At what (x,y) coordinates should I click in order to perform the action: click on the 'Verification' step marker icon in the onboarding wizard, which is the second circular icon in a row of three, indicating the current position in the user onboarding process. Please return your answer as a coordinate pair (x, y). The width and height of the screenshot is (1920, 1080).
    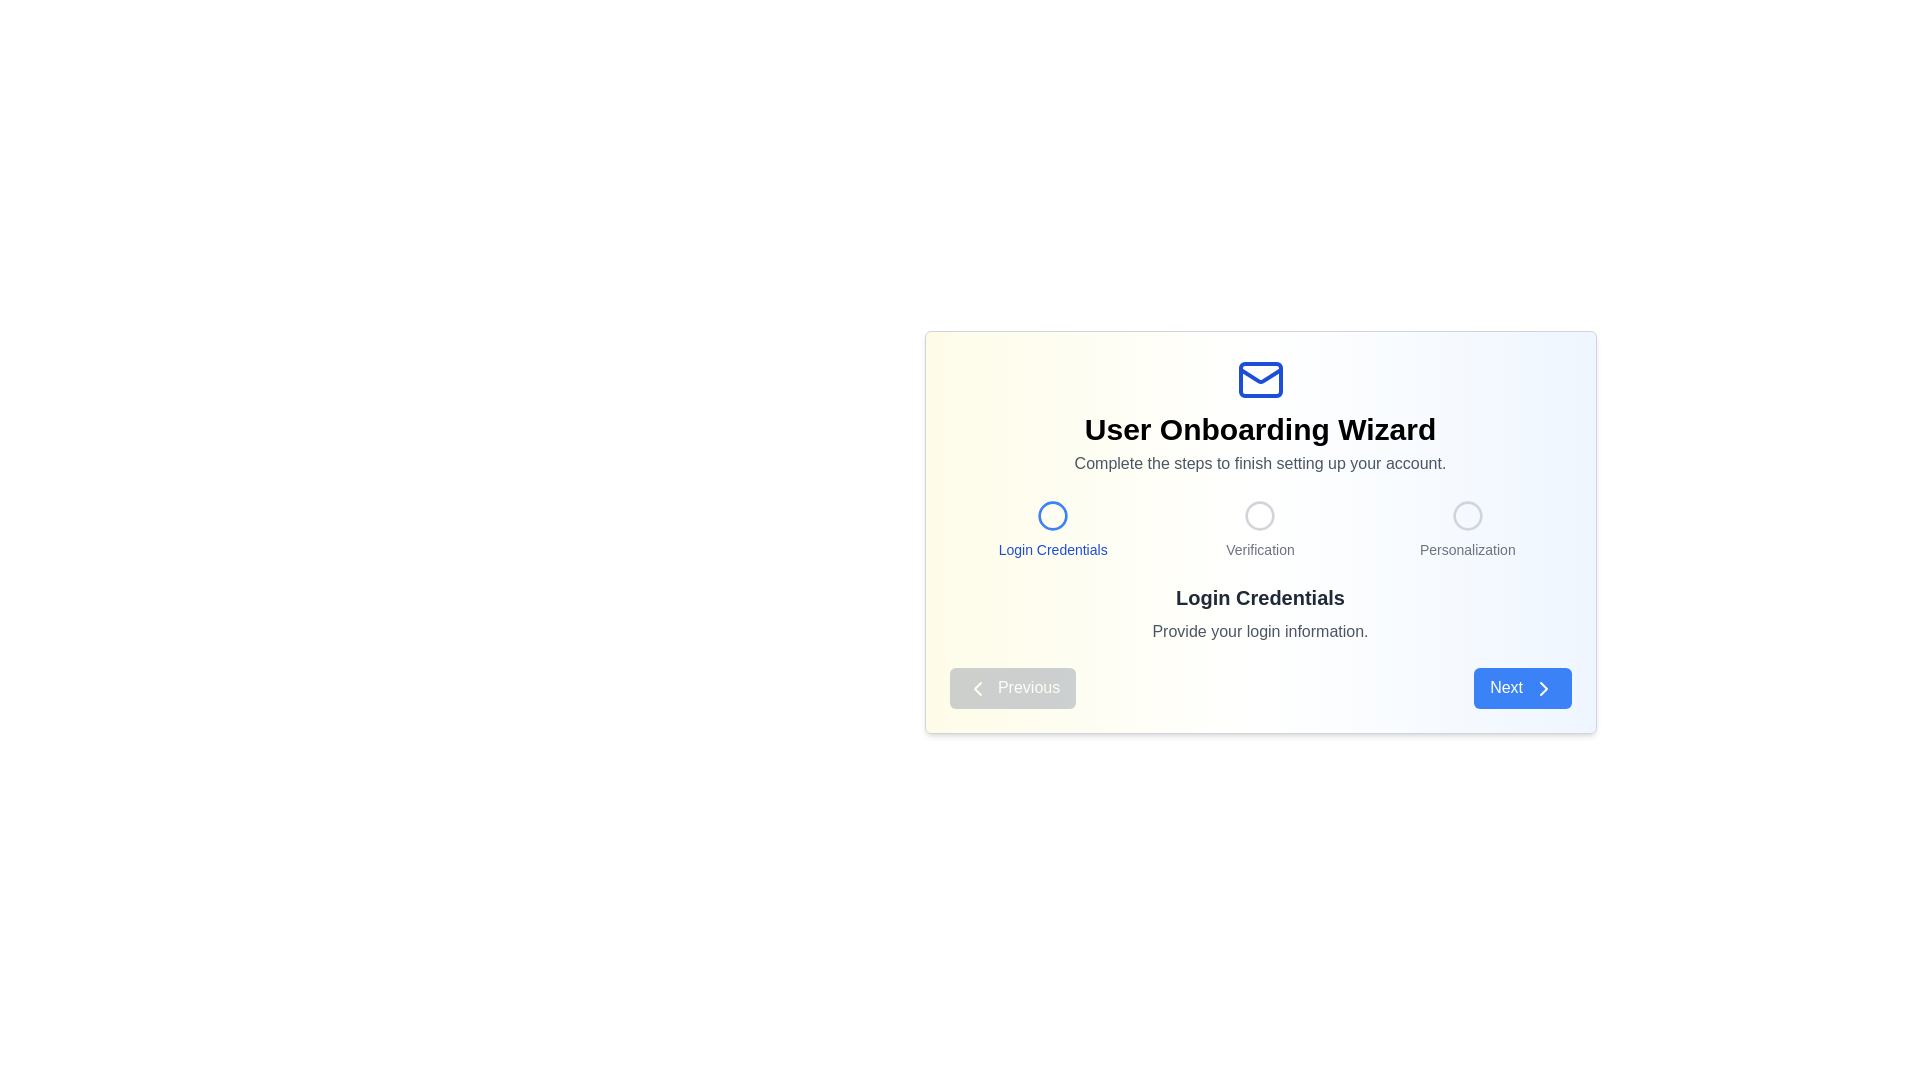
    Looking at the image, I should click on (1259, 515).